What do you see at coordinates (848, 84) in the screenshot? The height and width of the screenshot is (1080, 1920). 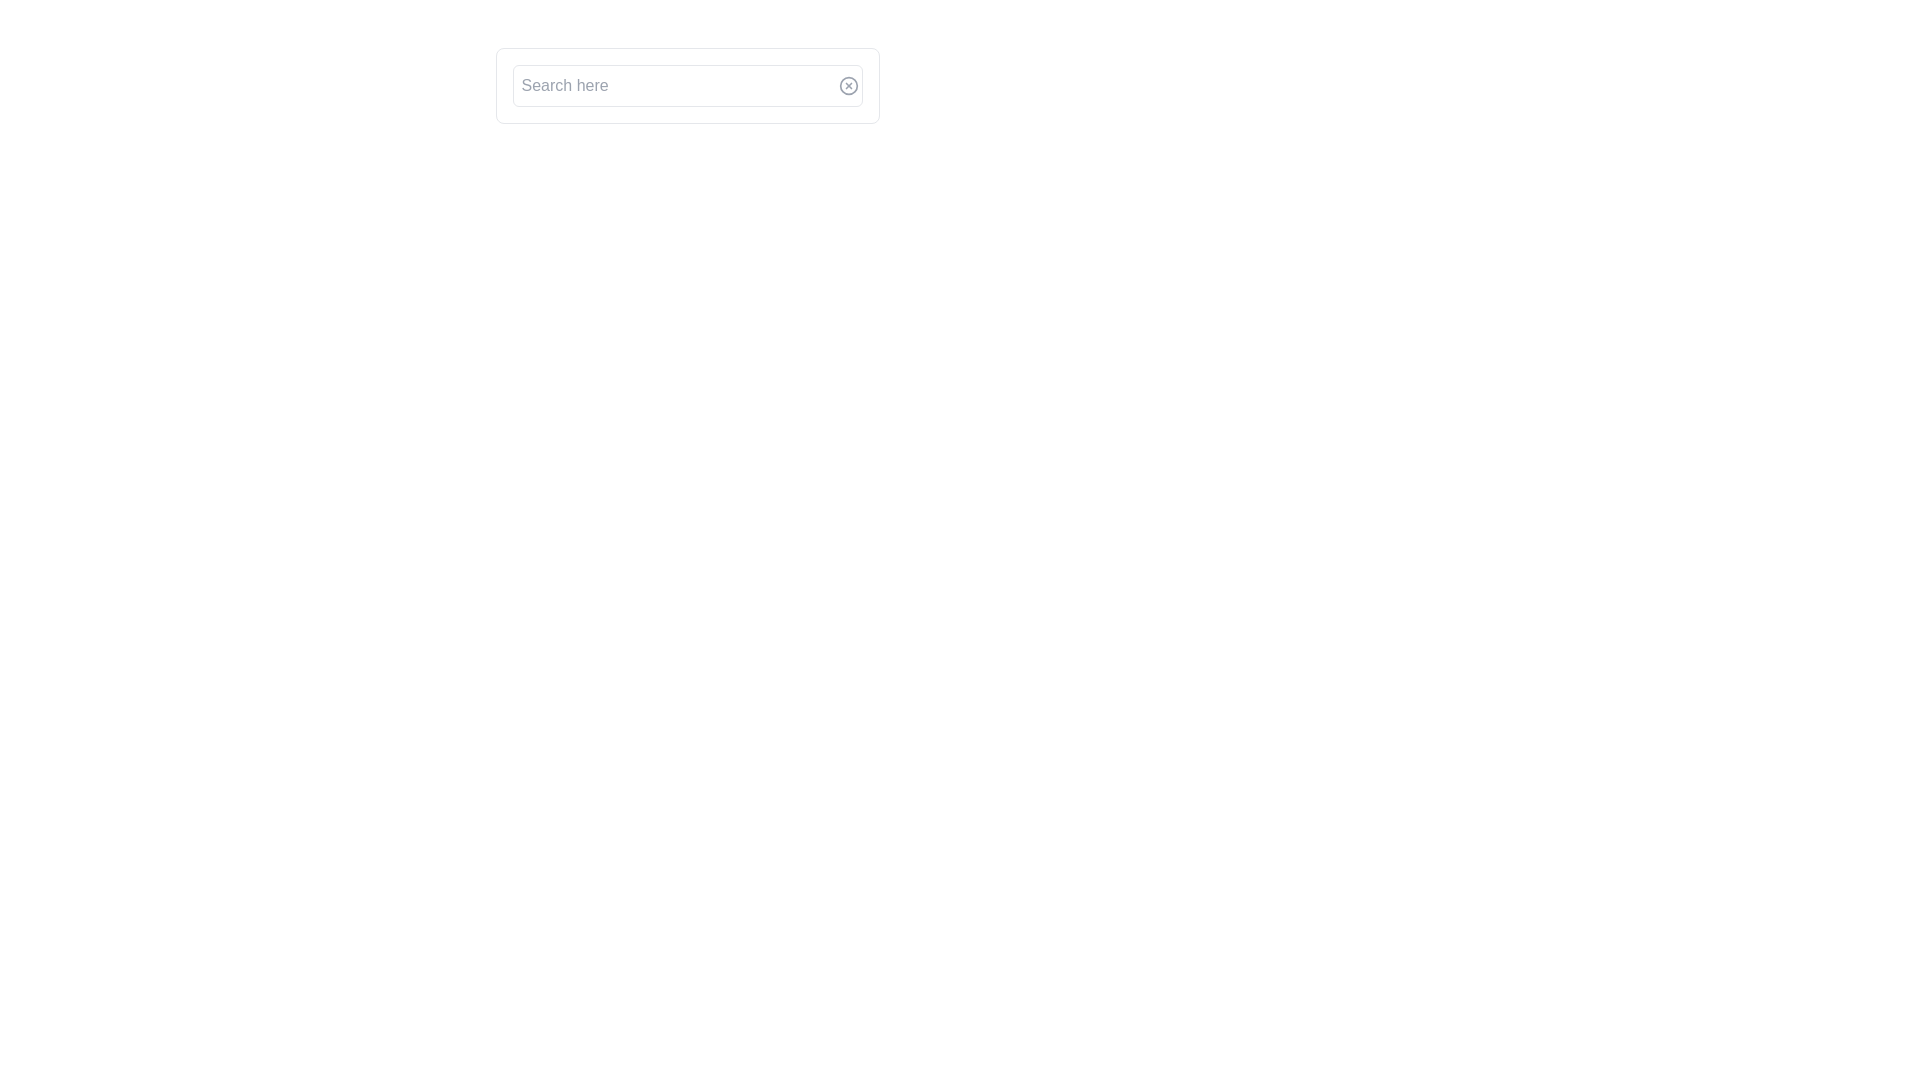 I see `the circular part of the closure or deletion icon located at the far right end of the search bar` at bounding box center [848, 84].